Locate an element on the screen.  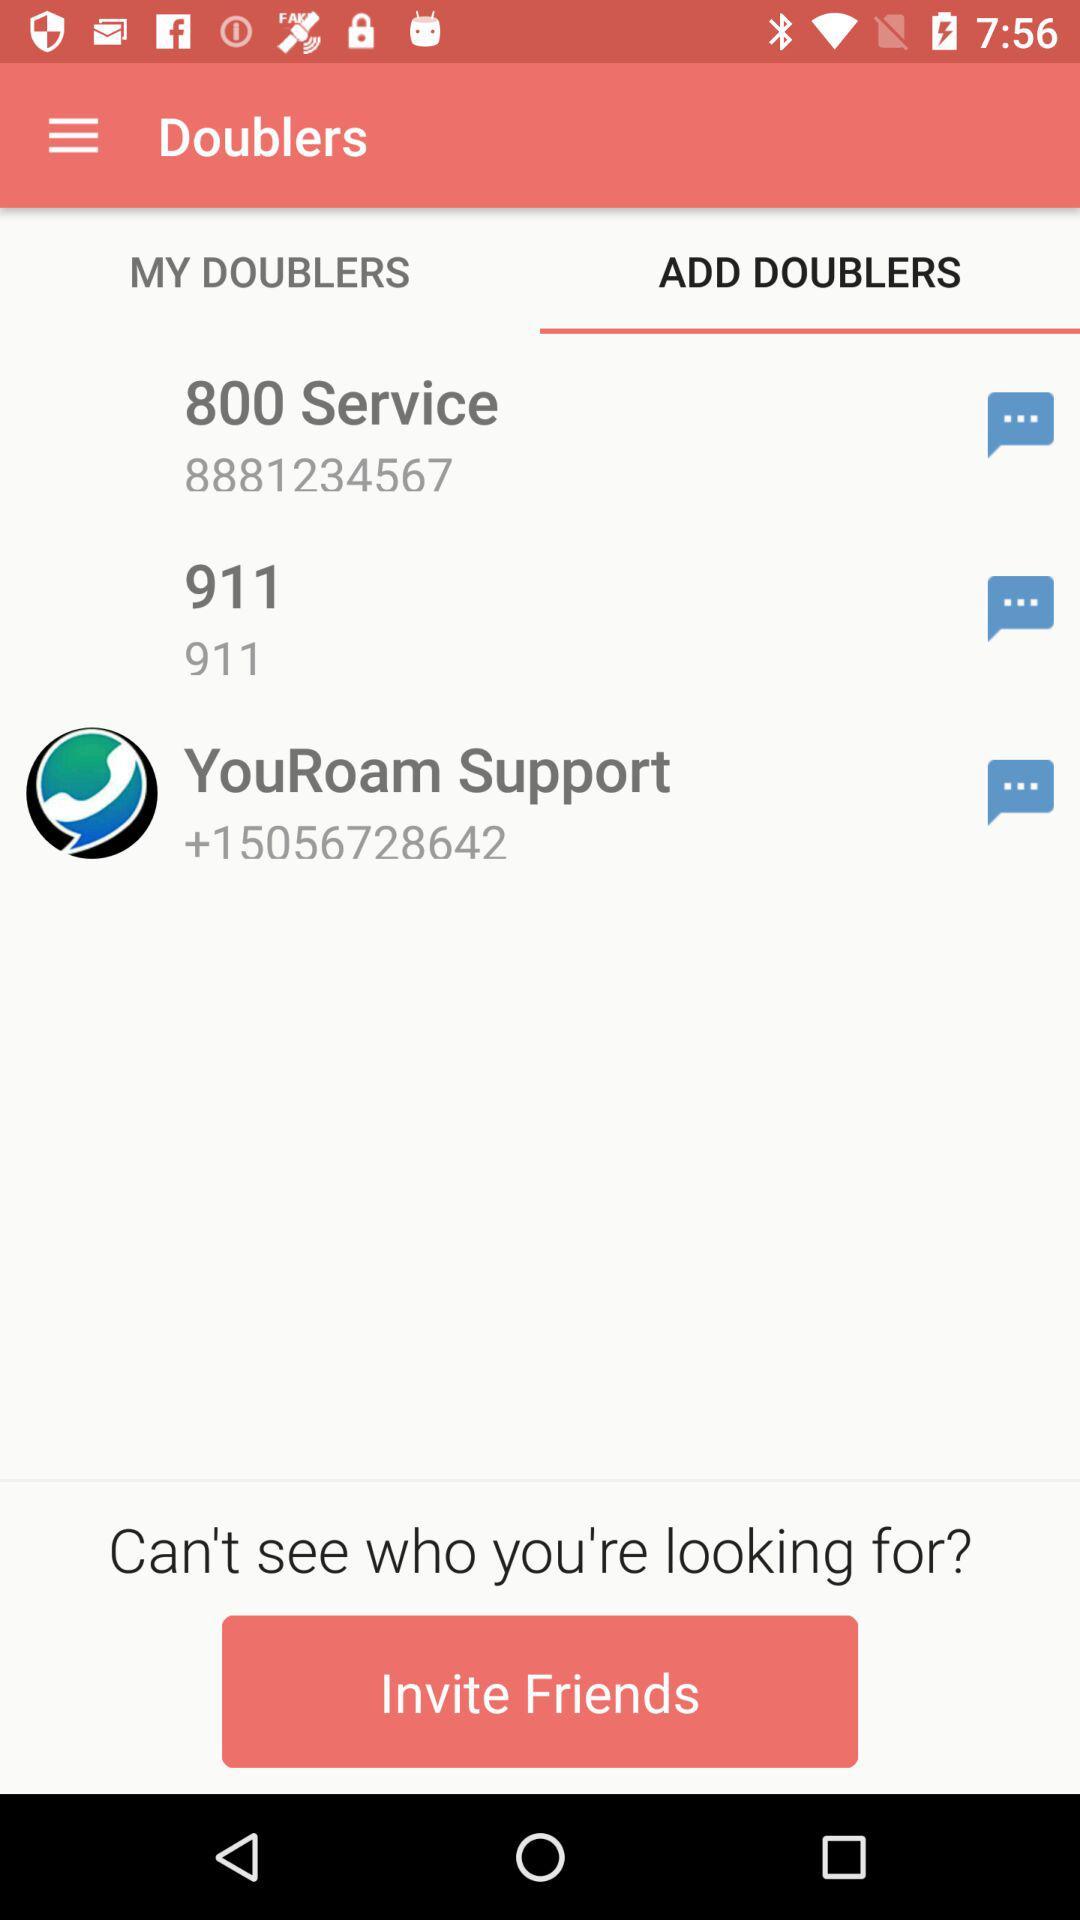
the item to the right of 911 item is located at coordinates (1020, 608).